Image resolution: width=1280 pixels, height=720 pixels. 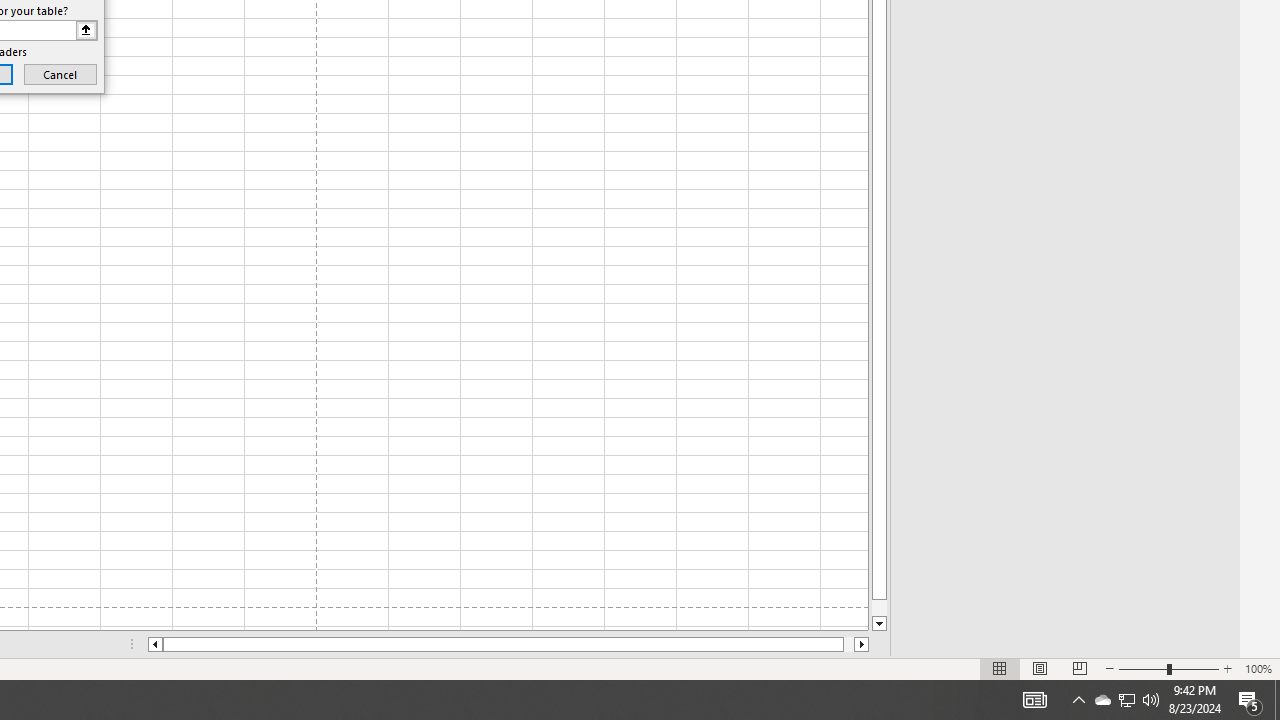 What do you see at coordinates (879, 623) in the screenshot?
I see `'Line down'` at bounding box center [879, 623].